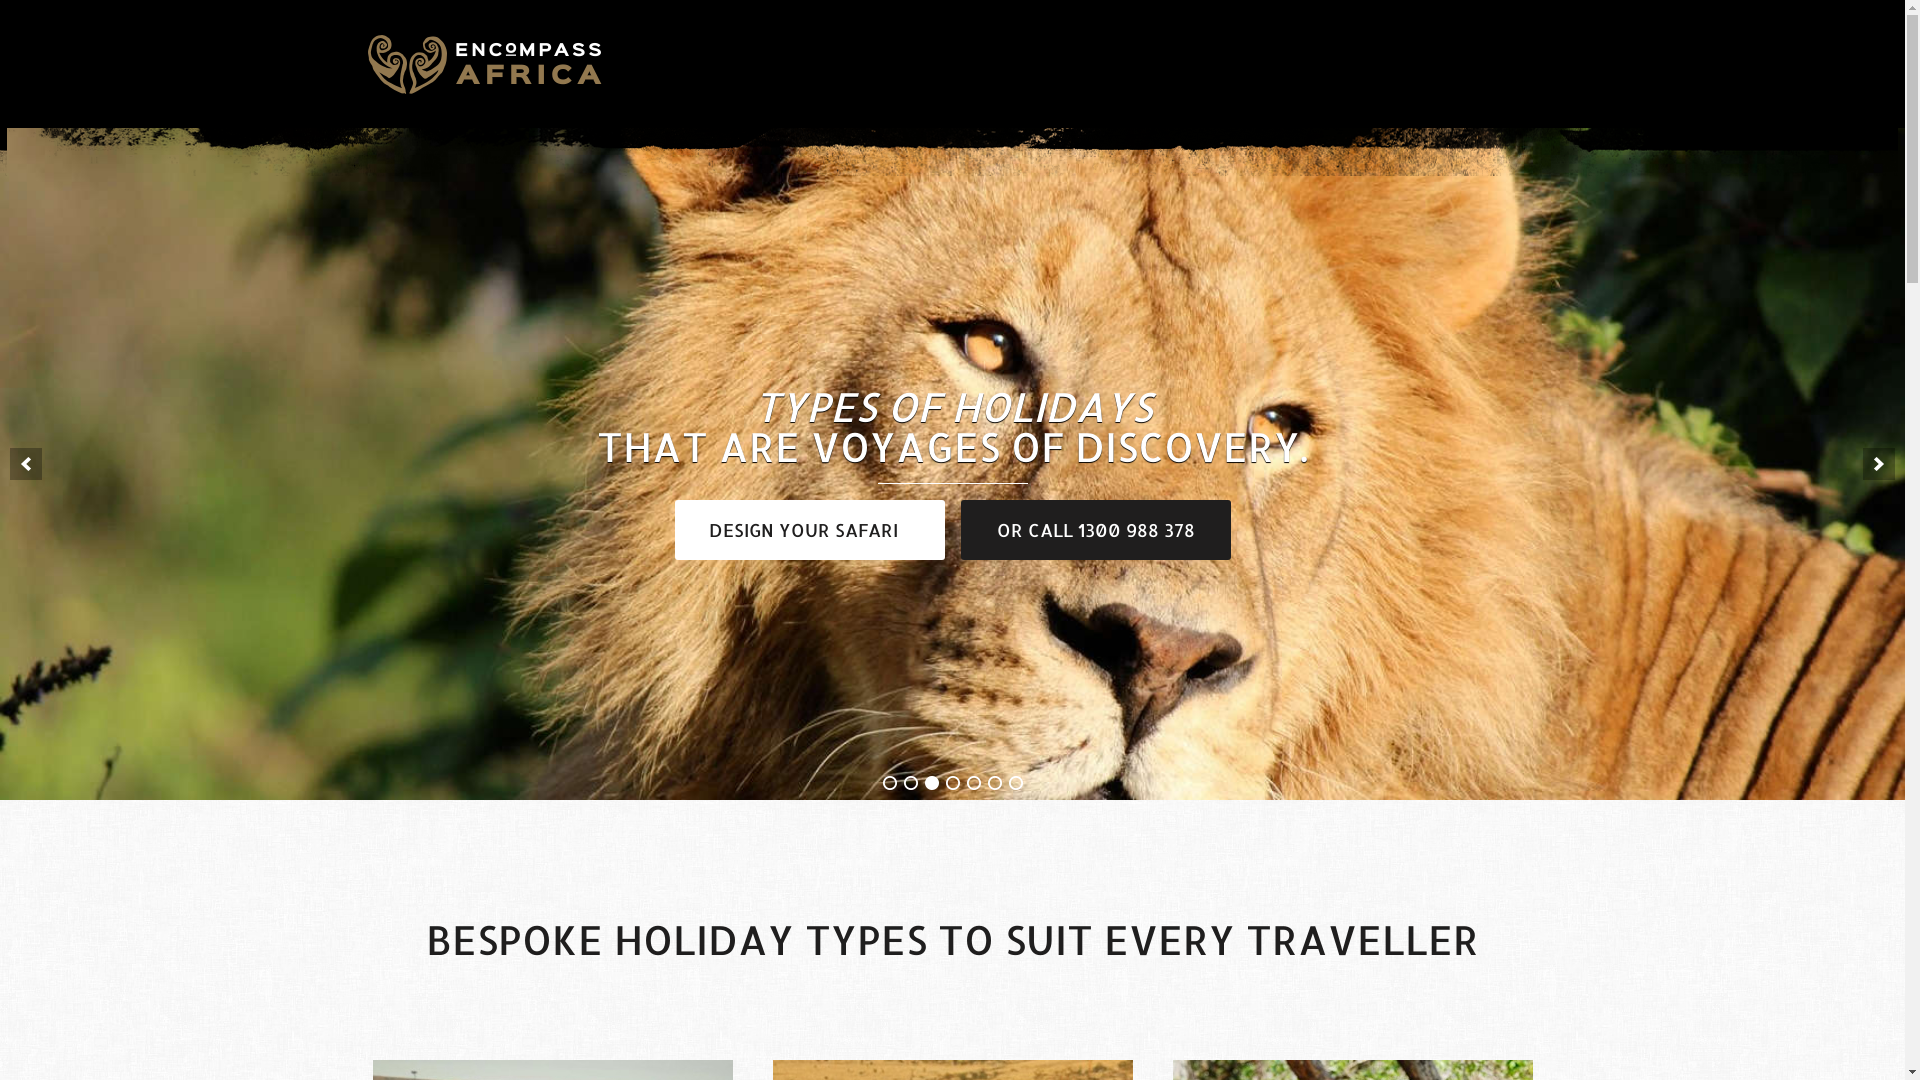  I want to click on 'OR CALL 1300 988 378', so click(1093, 528).